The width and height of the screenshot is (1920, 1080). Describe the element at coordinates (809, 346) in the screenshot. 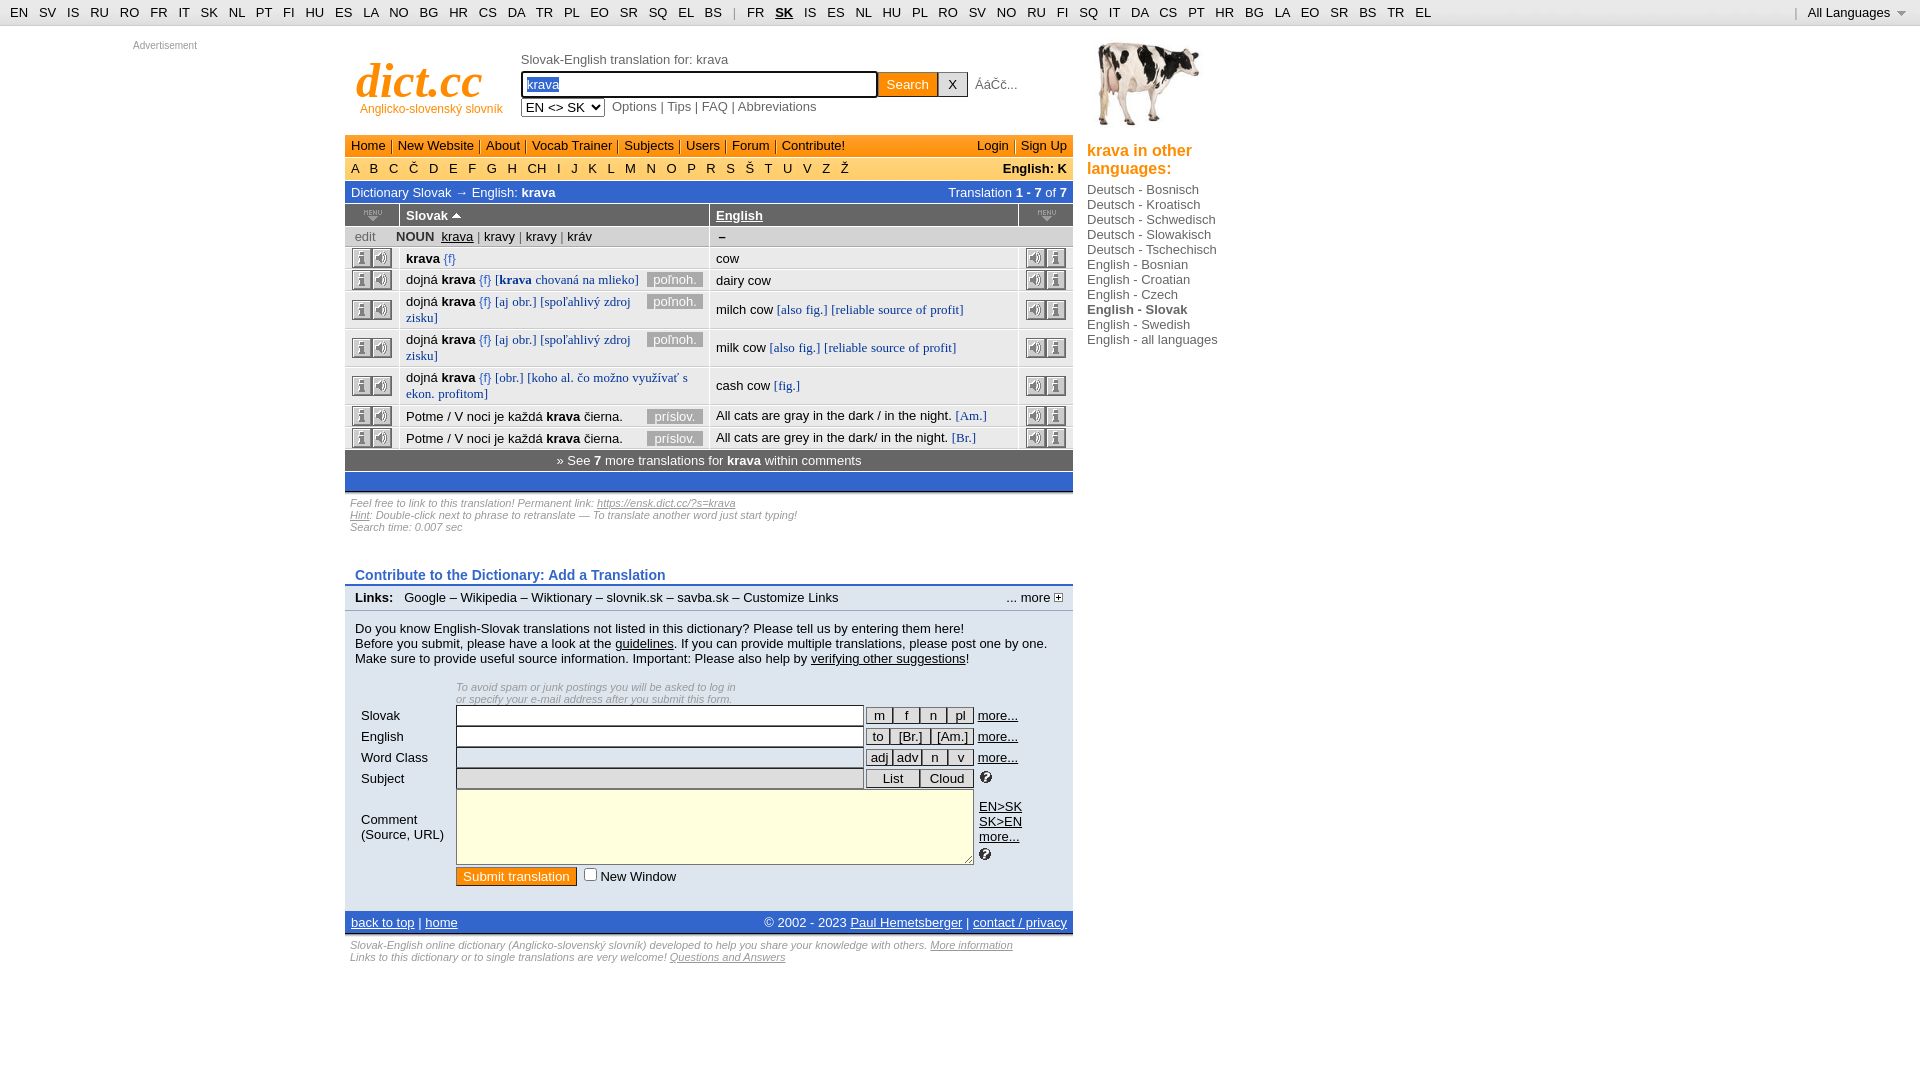

I see `'fig.]'` at that location.